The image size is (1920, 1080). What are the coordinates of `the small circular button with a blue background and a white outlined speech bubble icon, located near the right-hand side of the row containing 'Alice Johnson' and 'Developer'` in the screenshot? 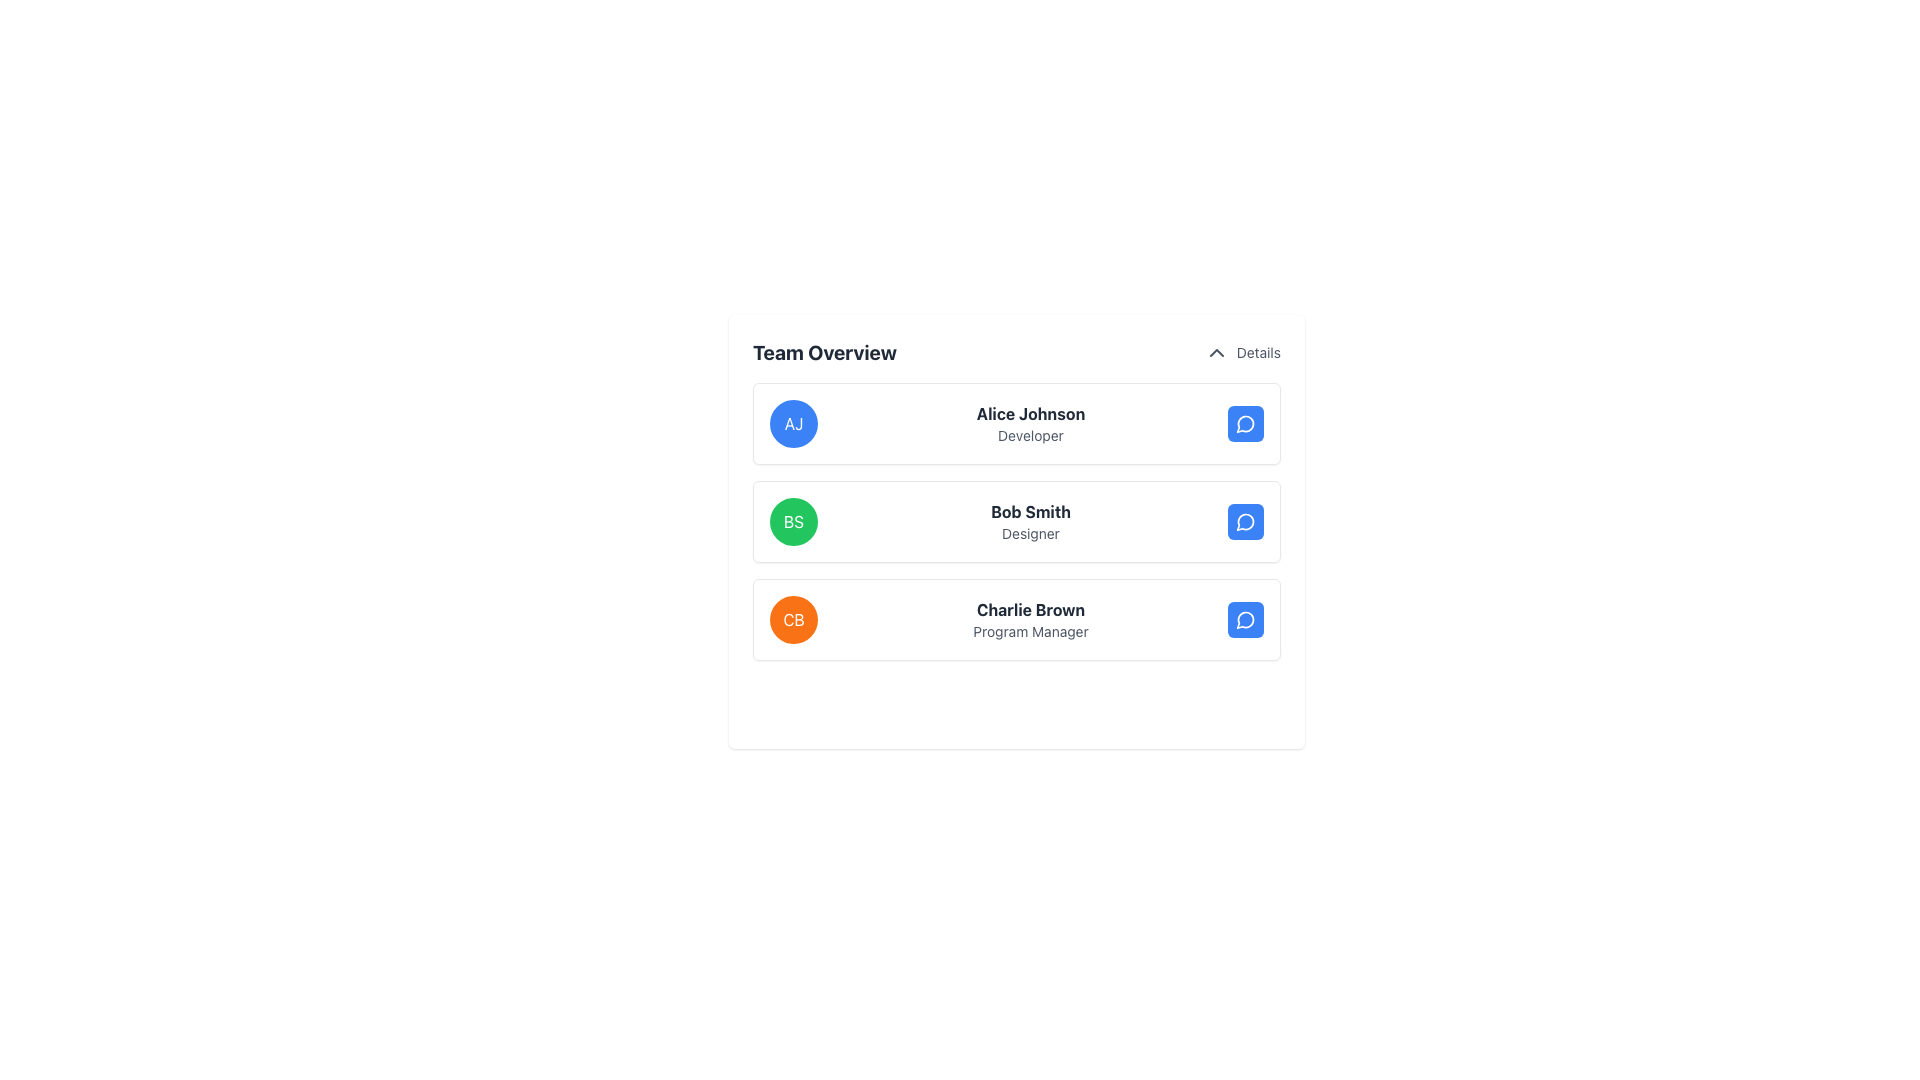 It's located at (1245, 423).